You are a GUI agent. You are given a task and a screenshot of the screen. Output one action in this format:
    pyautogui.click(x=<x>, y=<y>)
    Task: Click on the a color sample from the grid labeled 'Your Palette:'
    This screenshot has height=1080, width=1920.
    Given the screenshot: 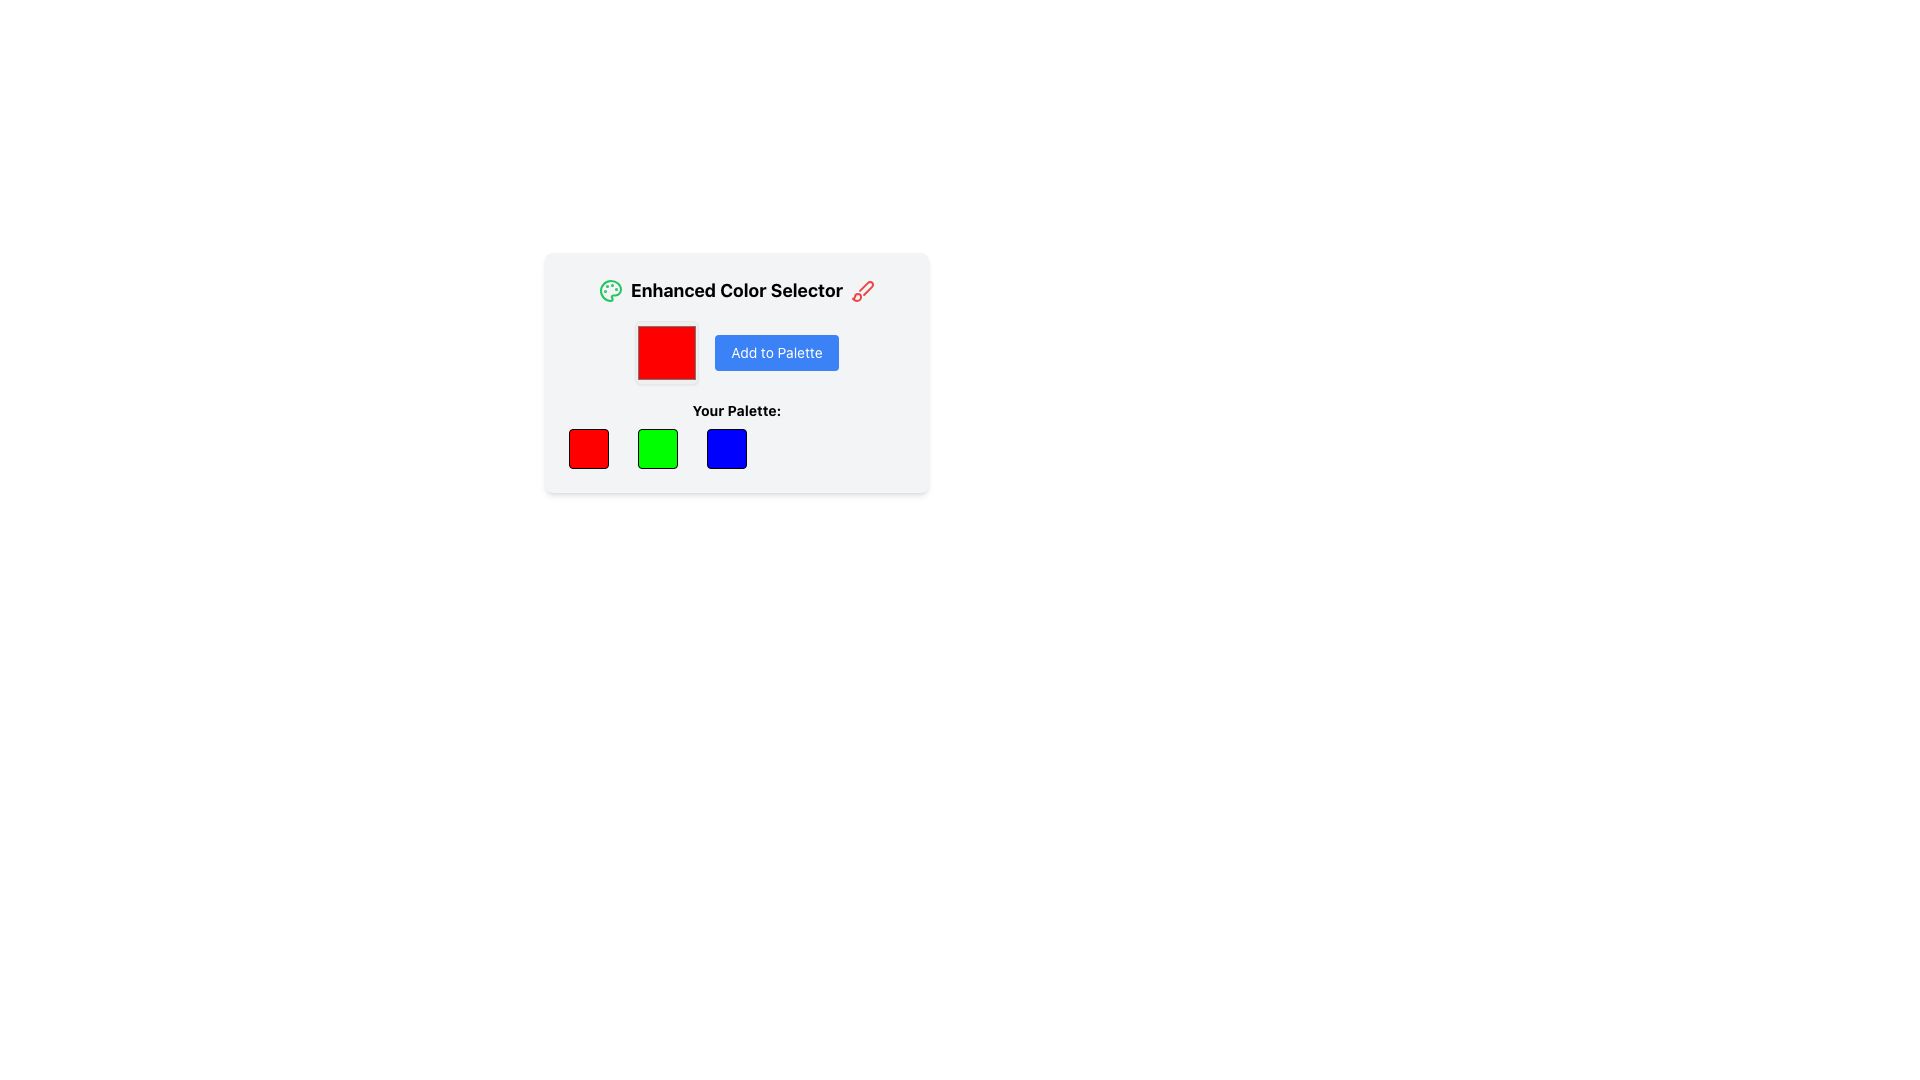 What is the action you would take?
    pyautogui.click(x=736, y=434)
    